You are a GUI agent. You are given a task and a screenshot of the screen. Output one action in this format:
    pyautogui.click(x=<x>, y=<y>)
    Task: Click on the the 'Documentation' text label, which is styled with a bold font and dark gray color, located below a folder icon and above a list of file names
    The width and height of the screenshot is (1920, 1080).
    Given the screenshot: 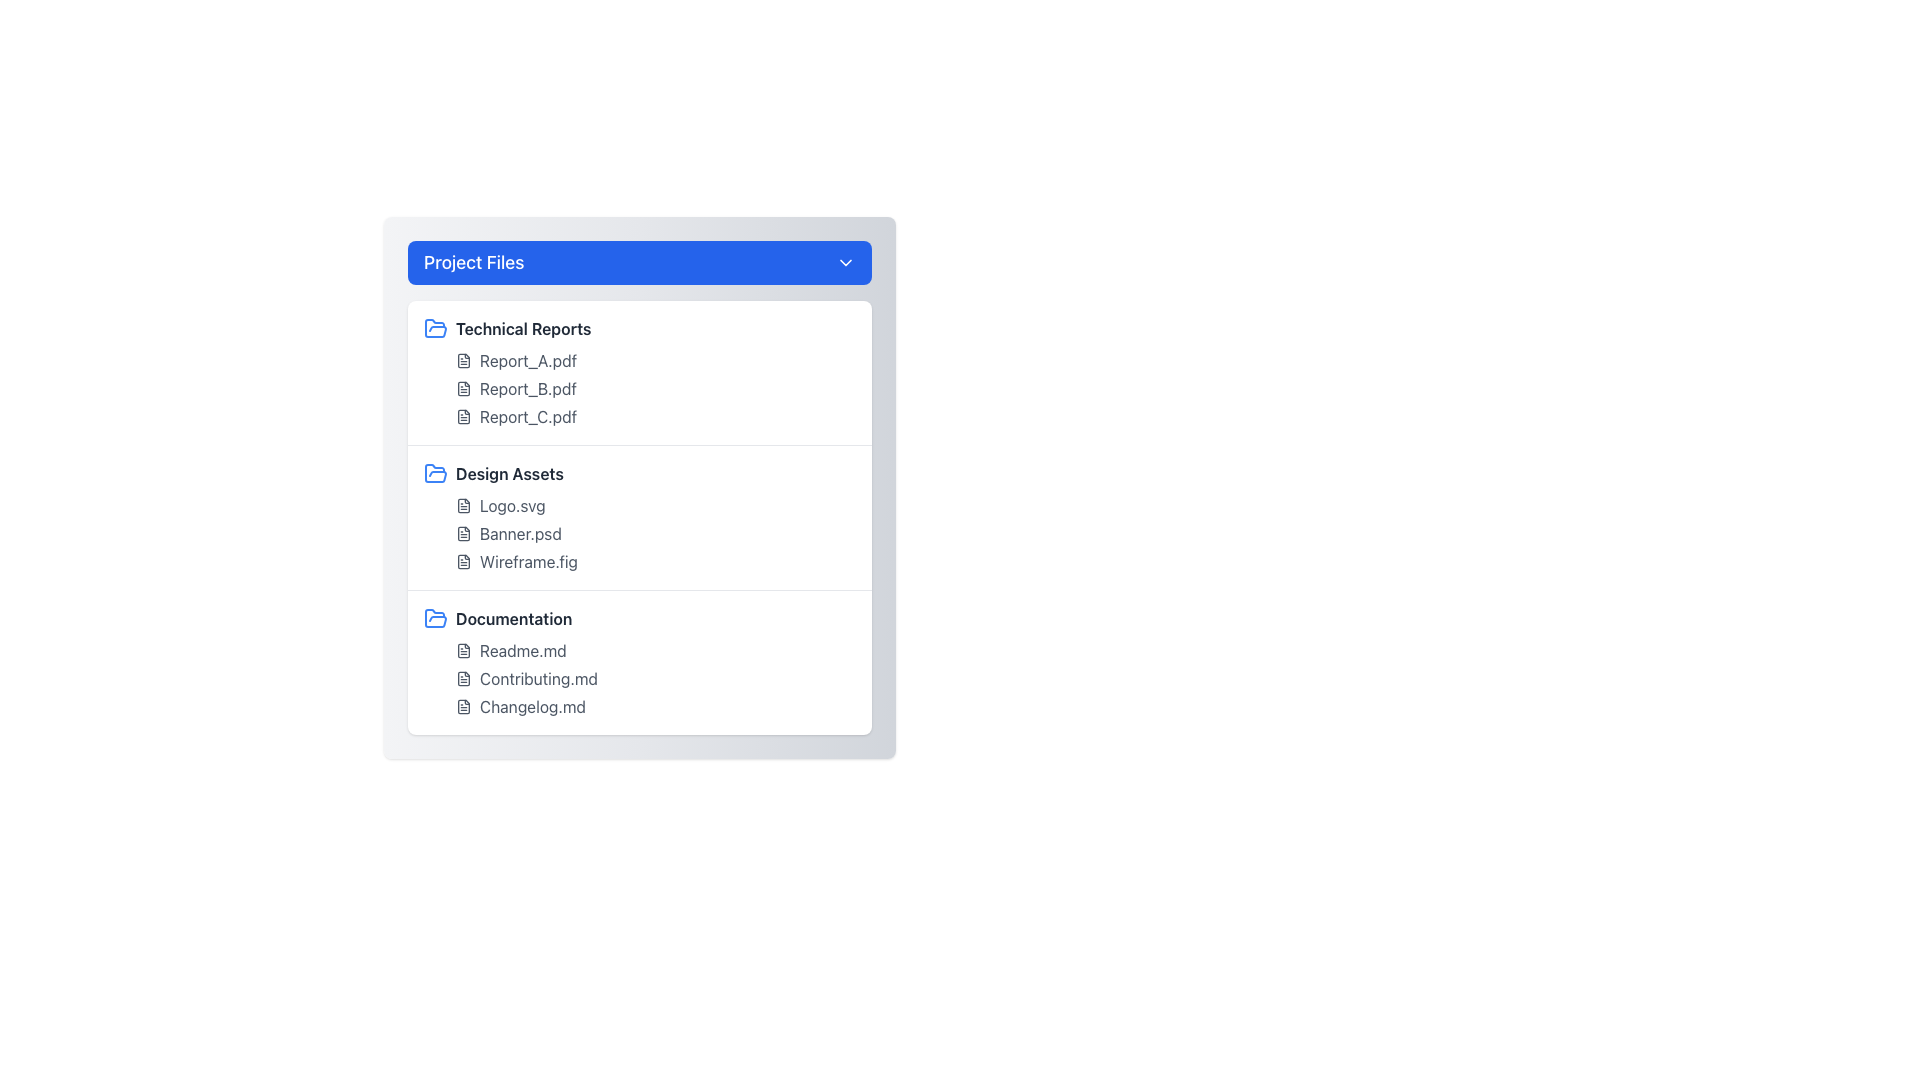 What is the action you would take?
    pyautogui.click(x=514, y=617)
    